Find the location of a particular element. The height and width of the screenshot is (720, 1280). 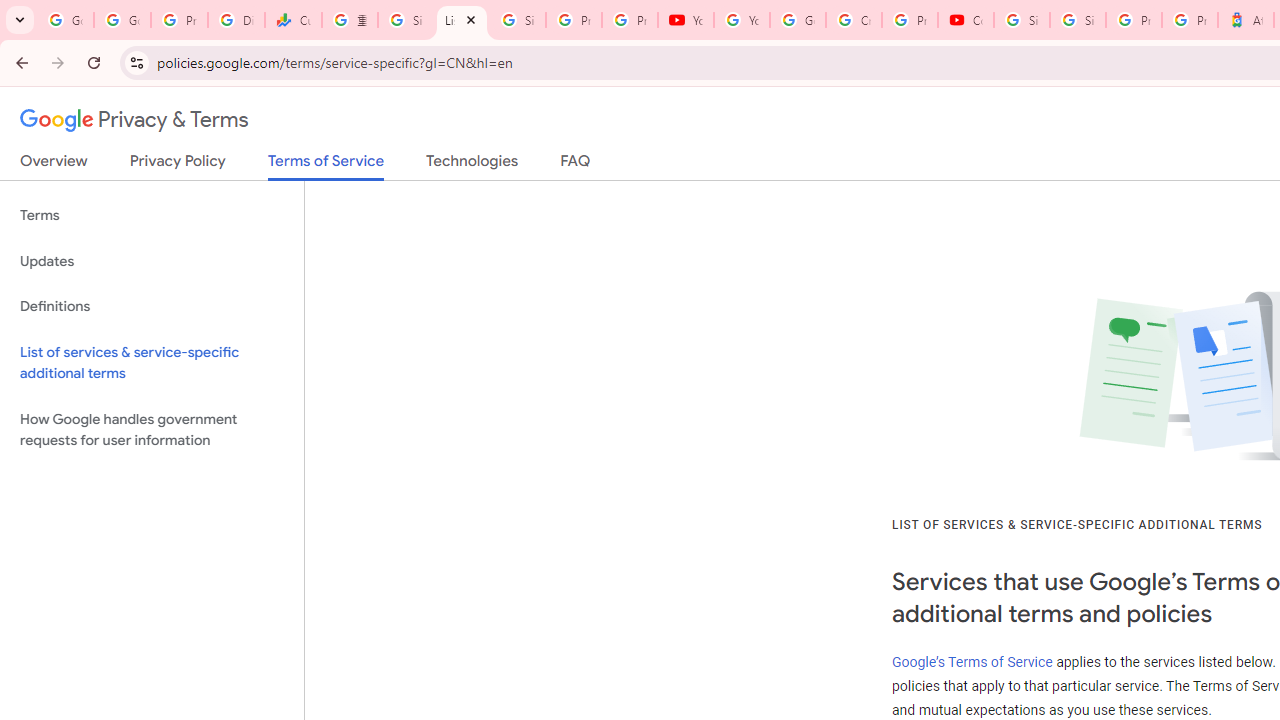

'Content Creator Programs & Opportunities - YouTube Creators' is located at coordinates (966, 20).